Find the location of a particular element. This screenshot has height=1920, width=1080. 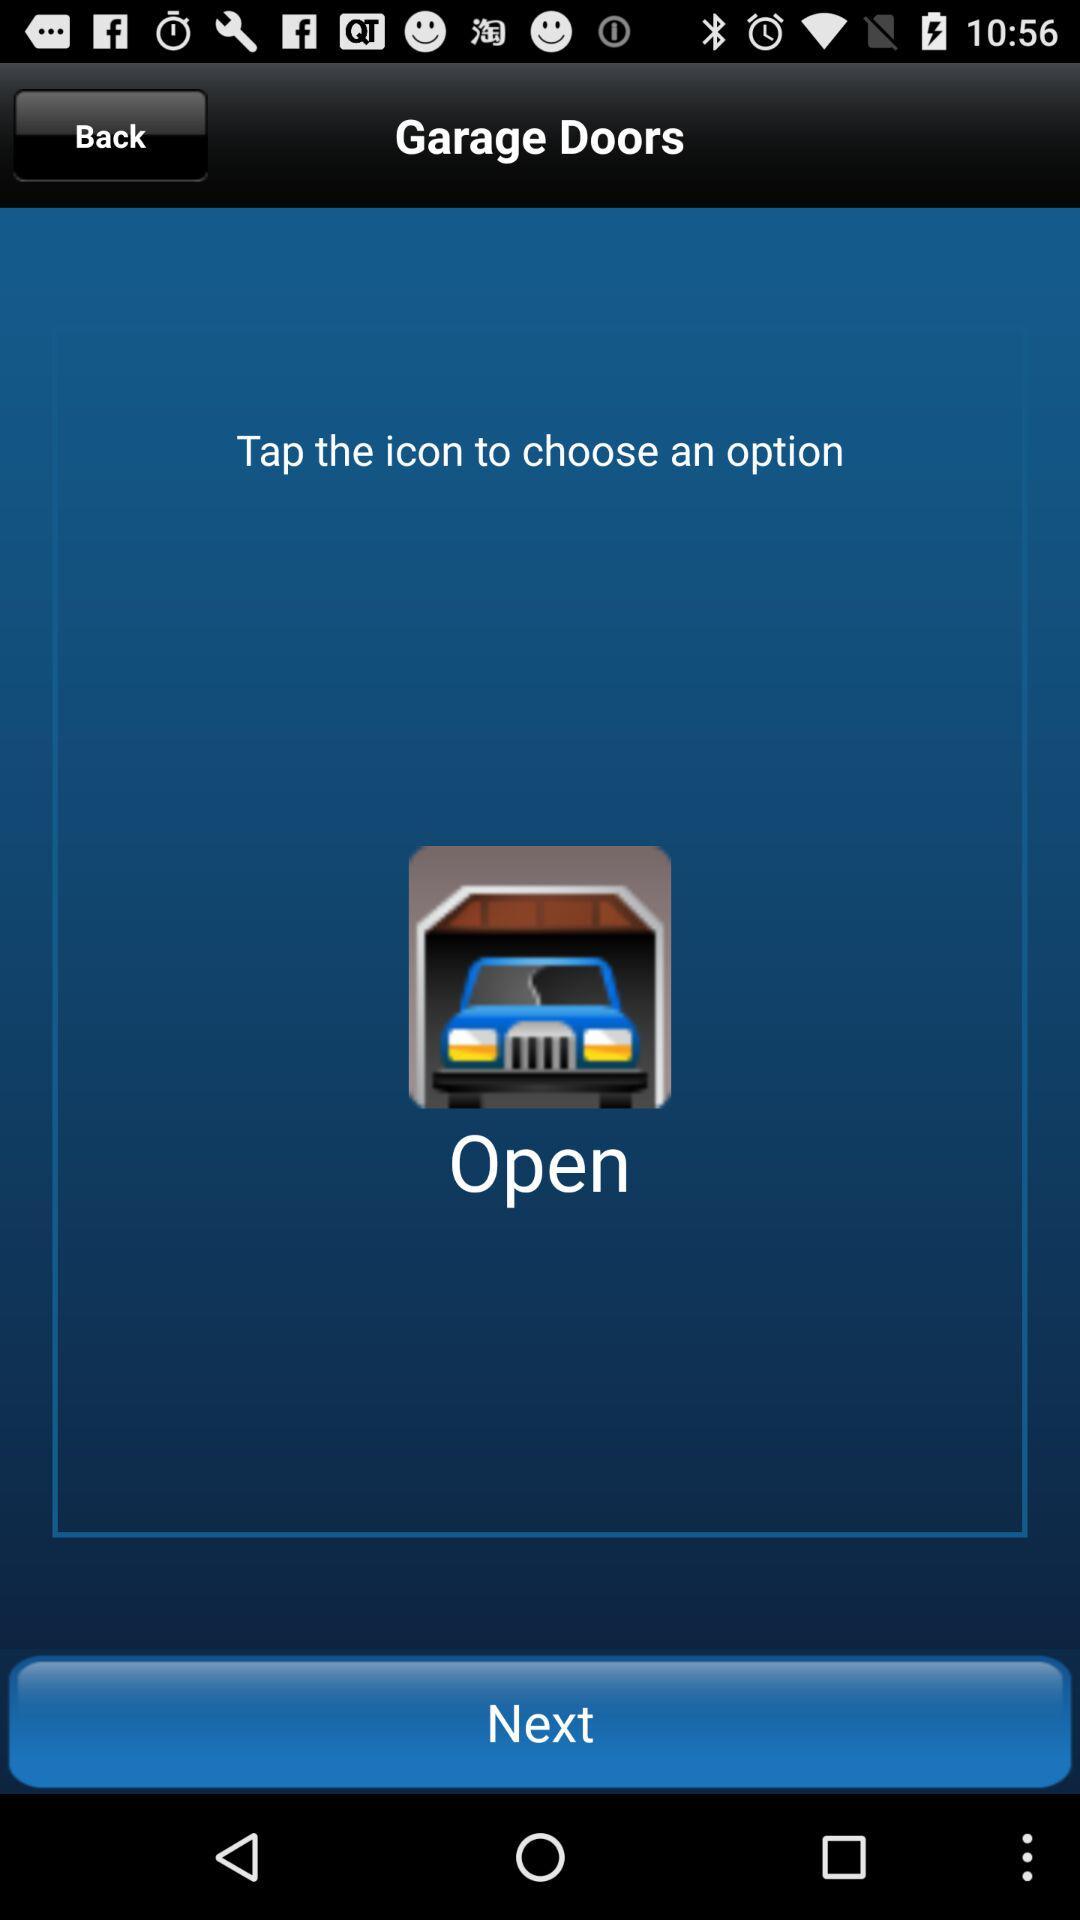

next at the bottom is located at coordinates (540, 1720).